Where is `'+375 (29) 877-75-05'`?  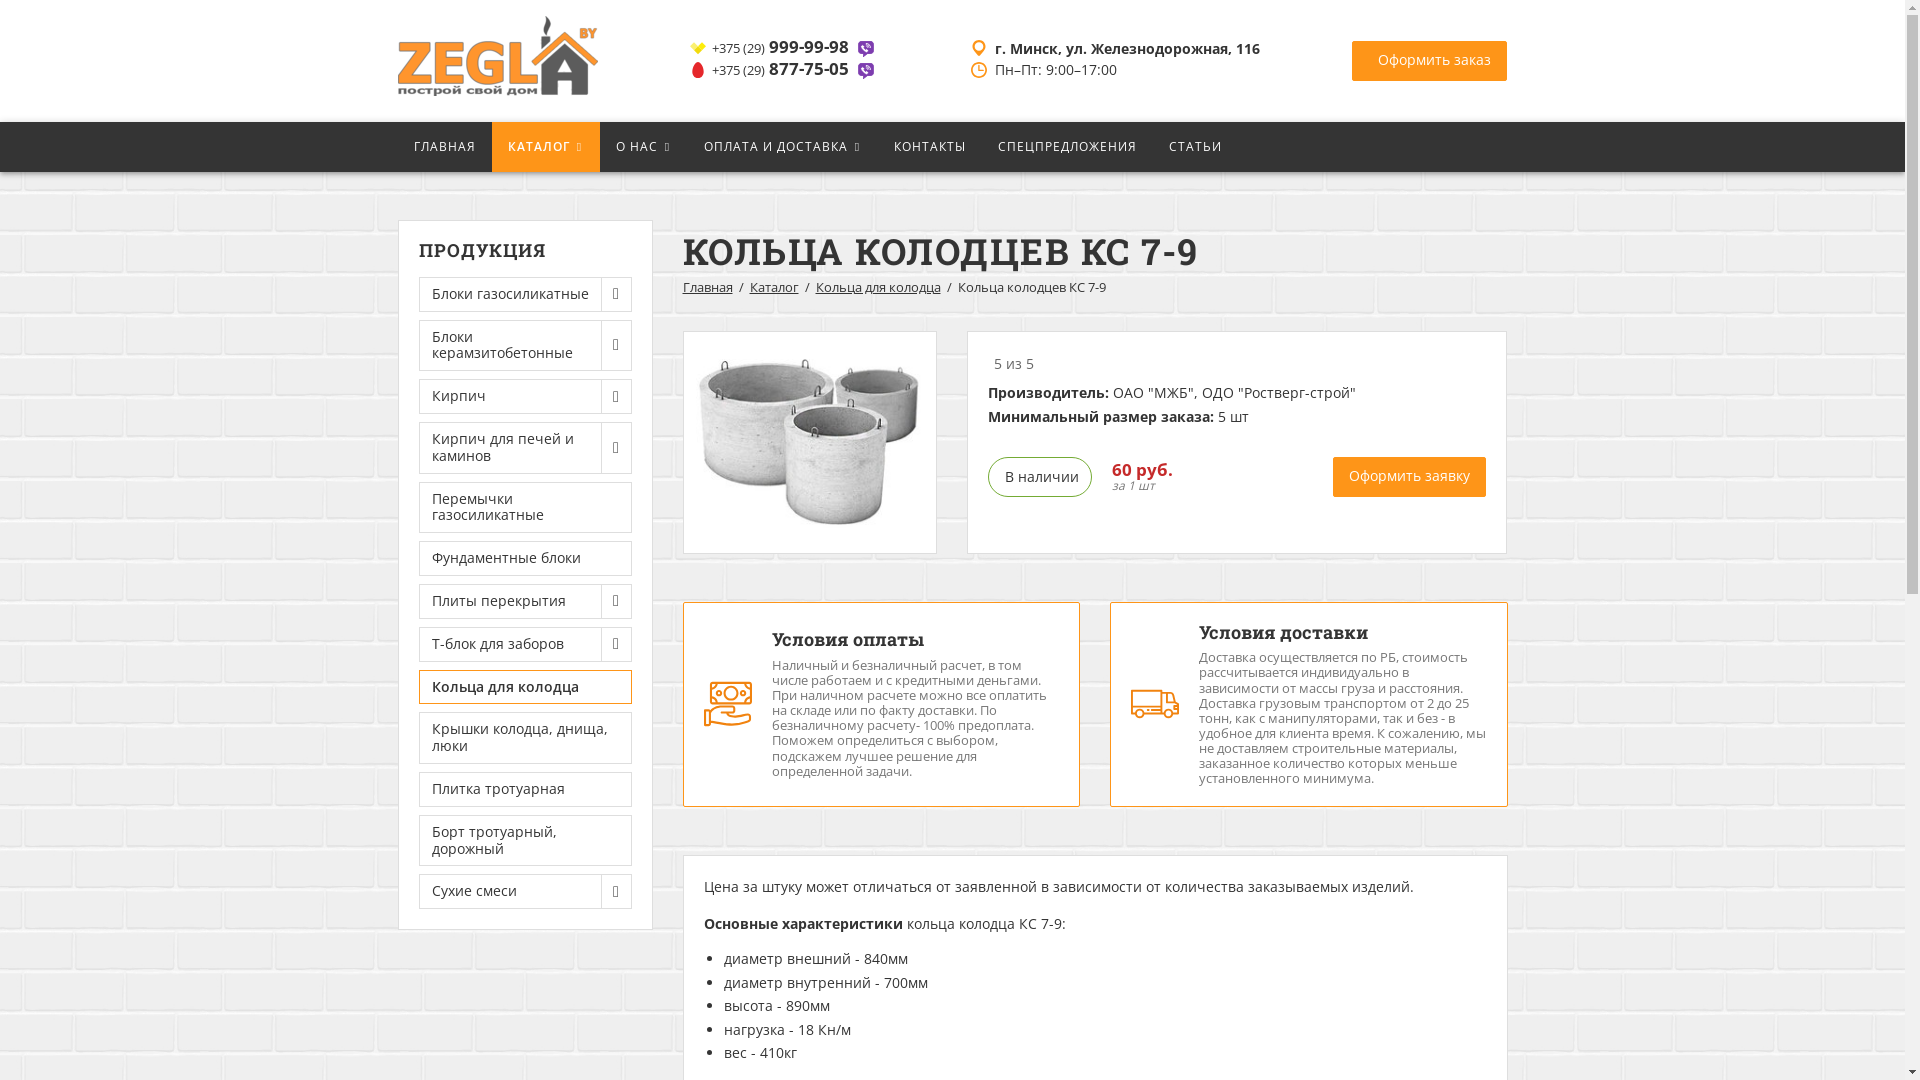
'+375 (29) 877-75-05' is located at coordinates (783, 68).